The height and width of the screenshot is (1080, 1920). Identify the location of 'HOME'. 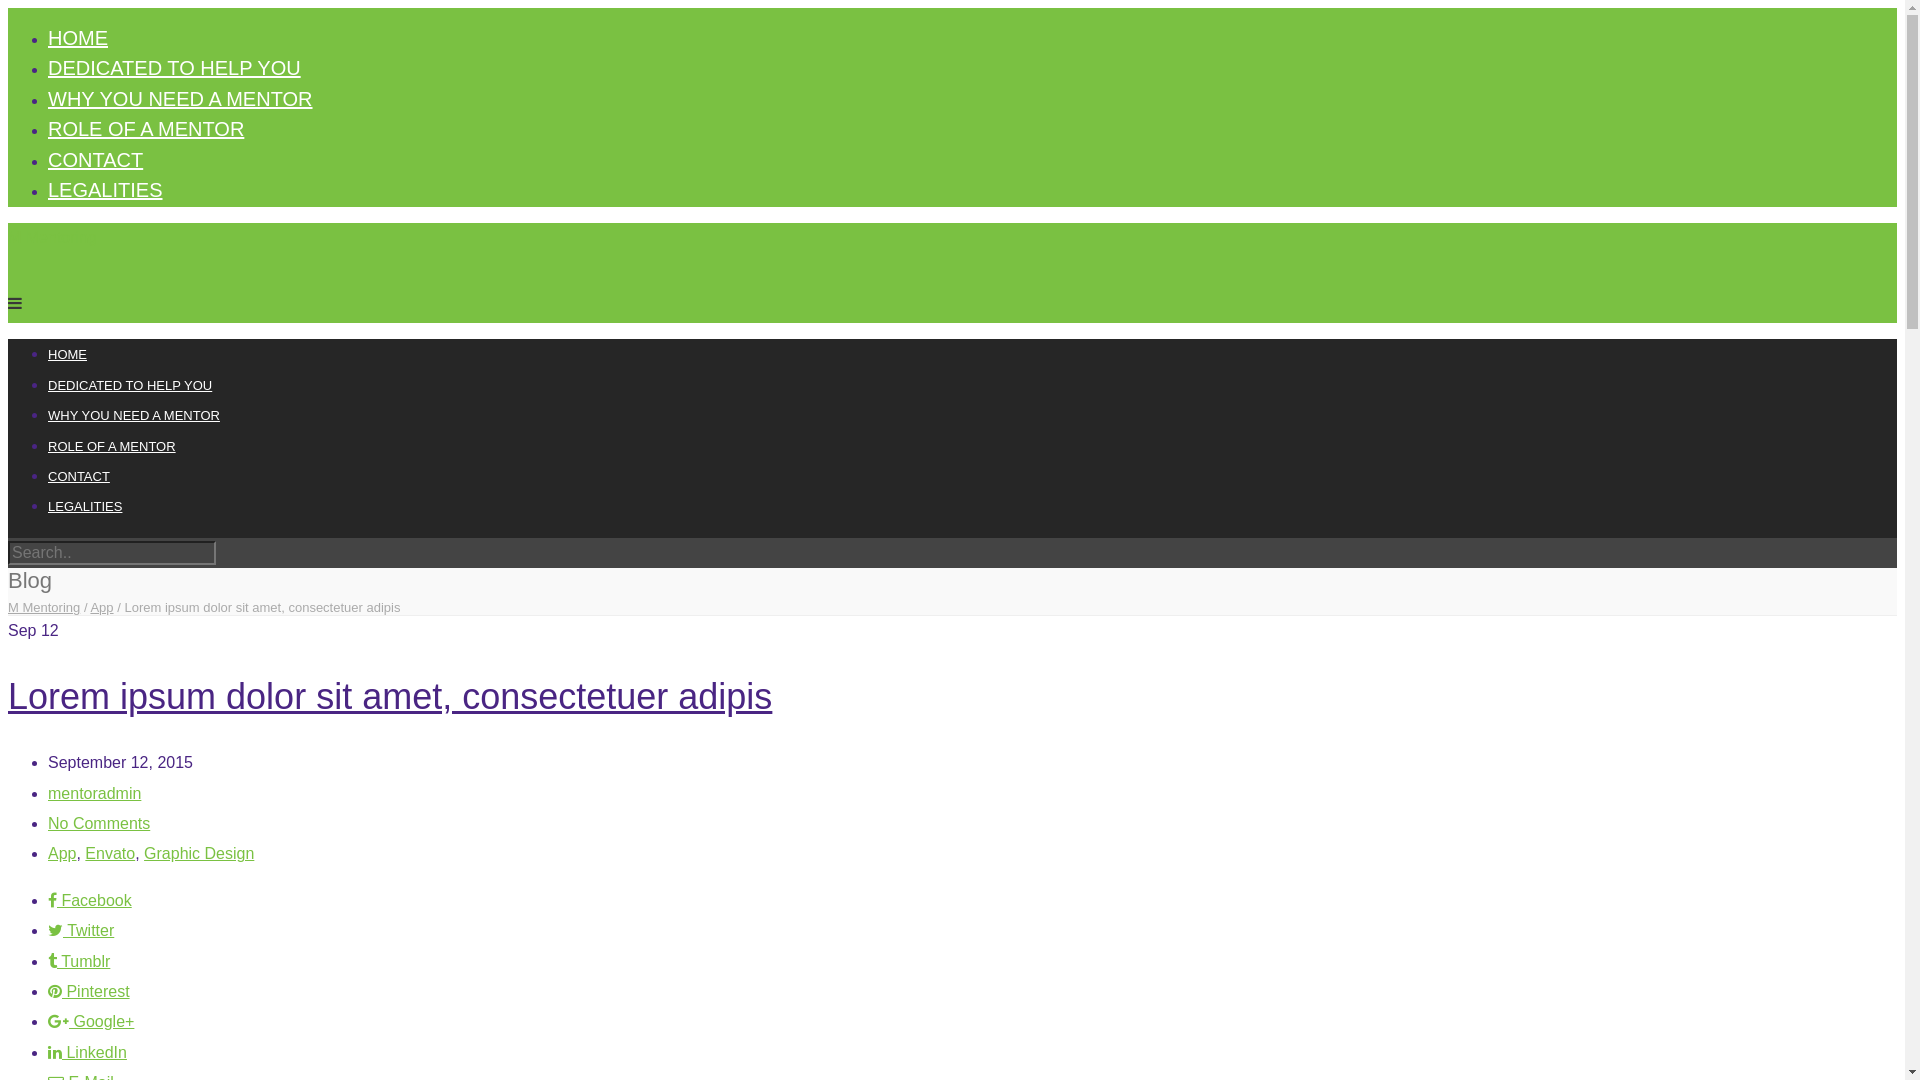
(67, 353).